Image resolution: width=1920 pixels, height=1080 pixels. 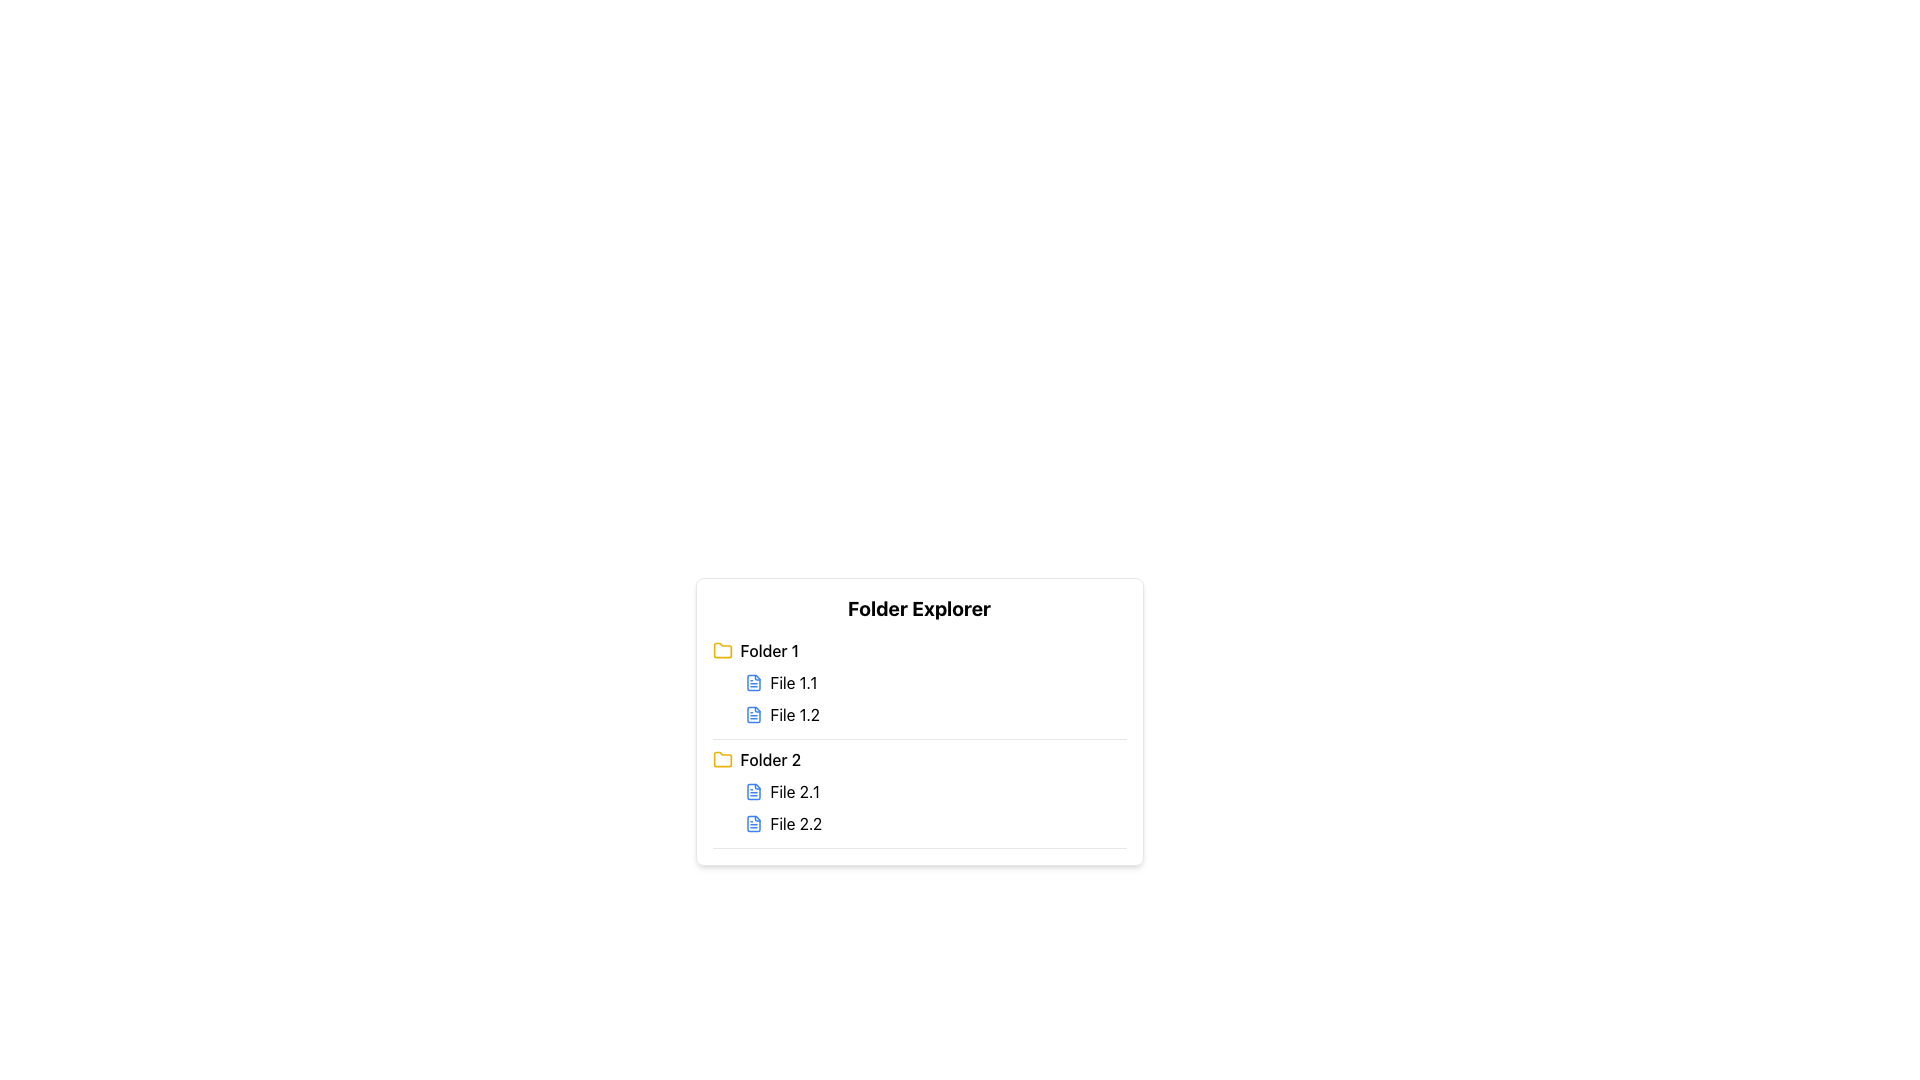 What do you see at coordinates (934, 790) in the screenshot?
I see `the Row element representing the file named 'File 2.1'` at bounding box center [934, 790].